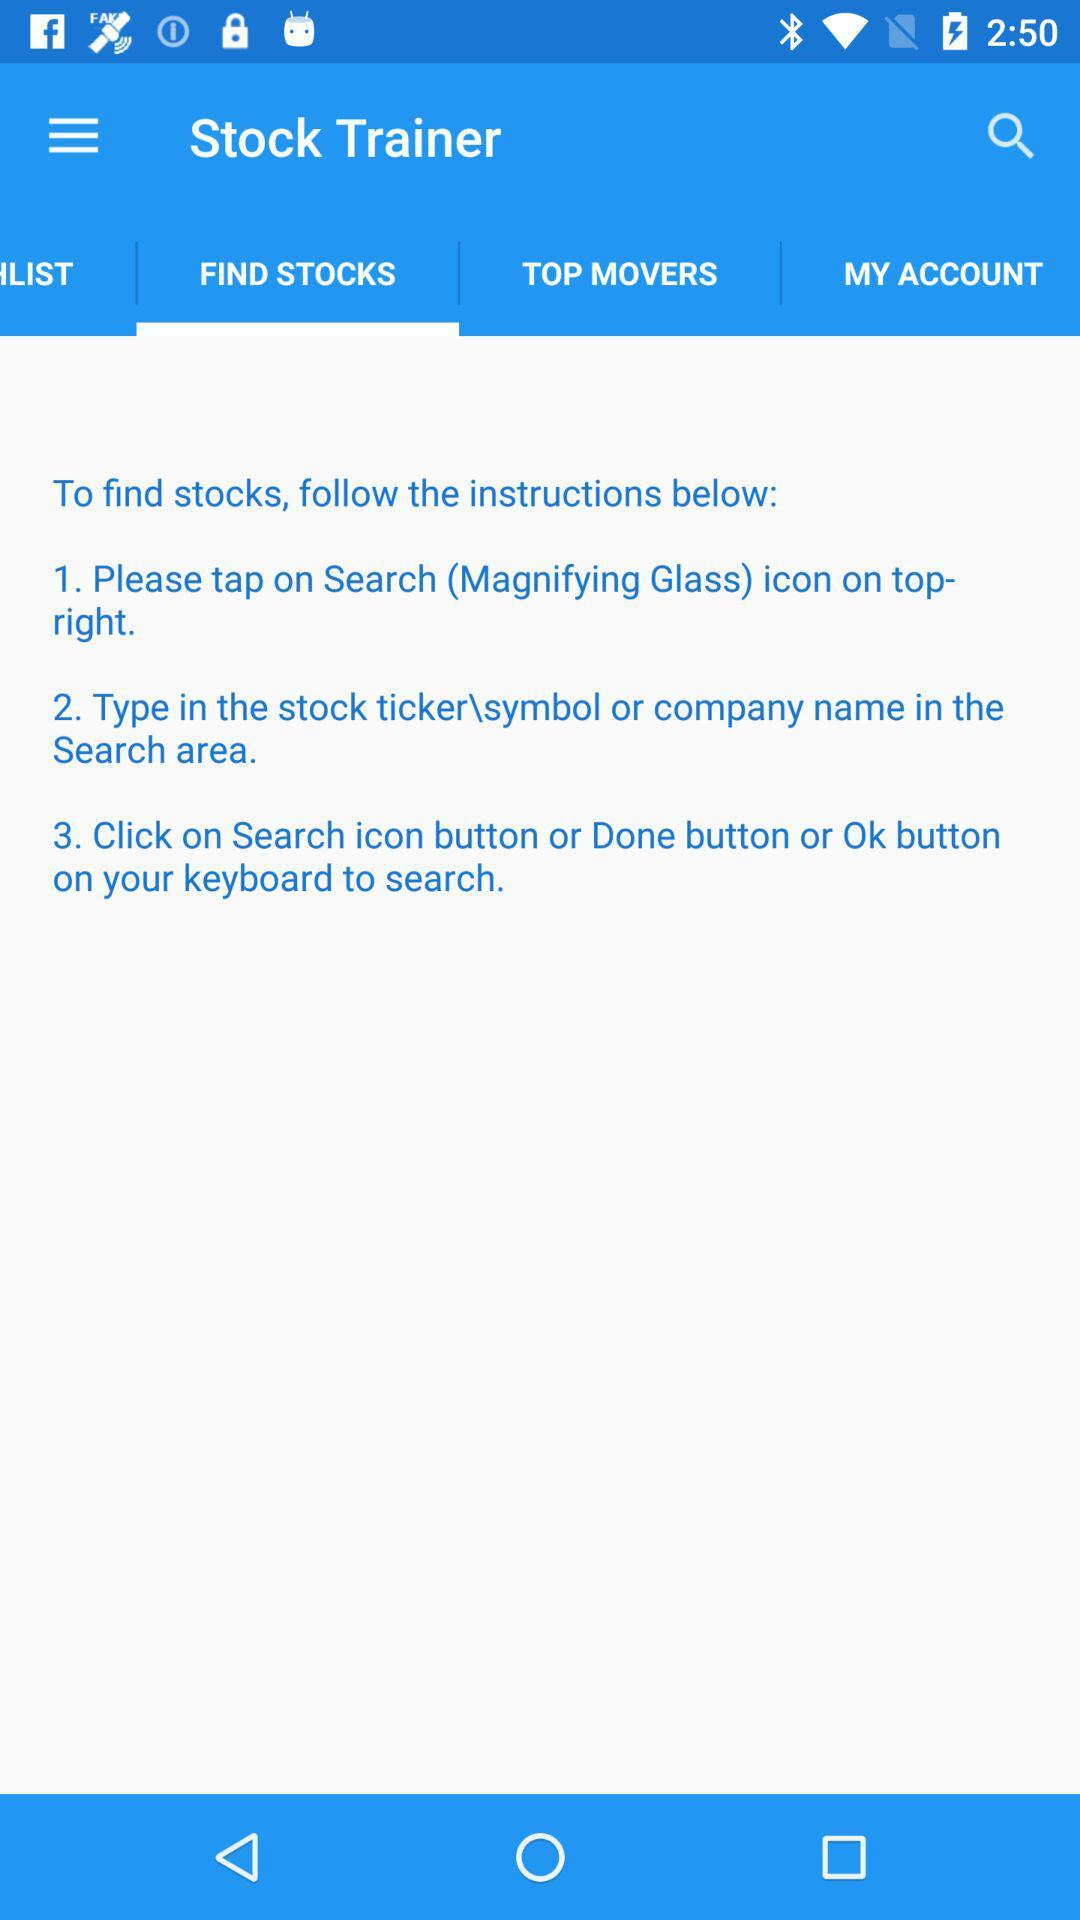  What do you see at coordinates (67, 272) in the screenshot?
I see `watchlist app` at bounding box center [67, 272].